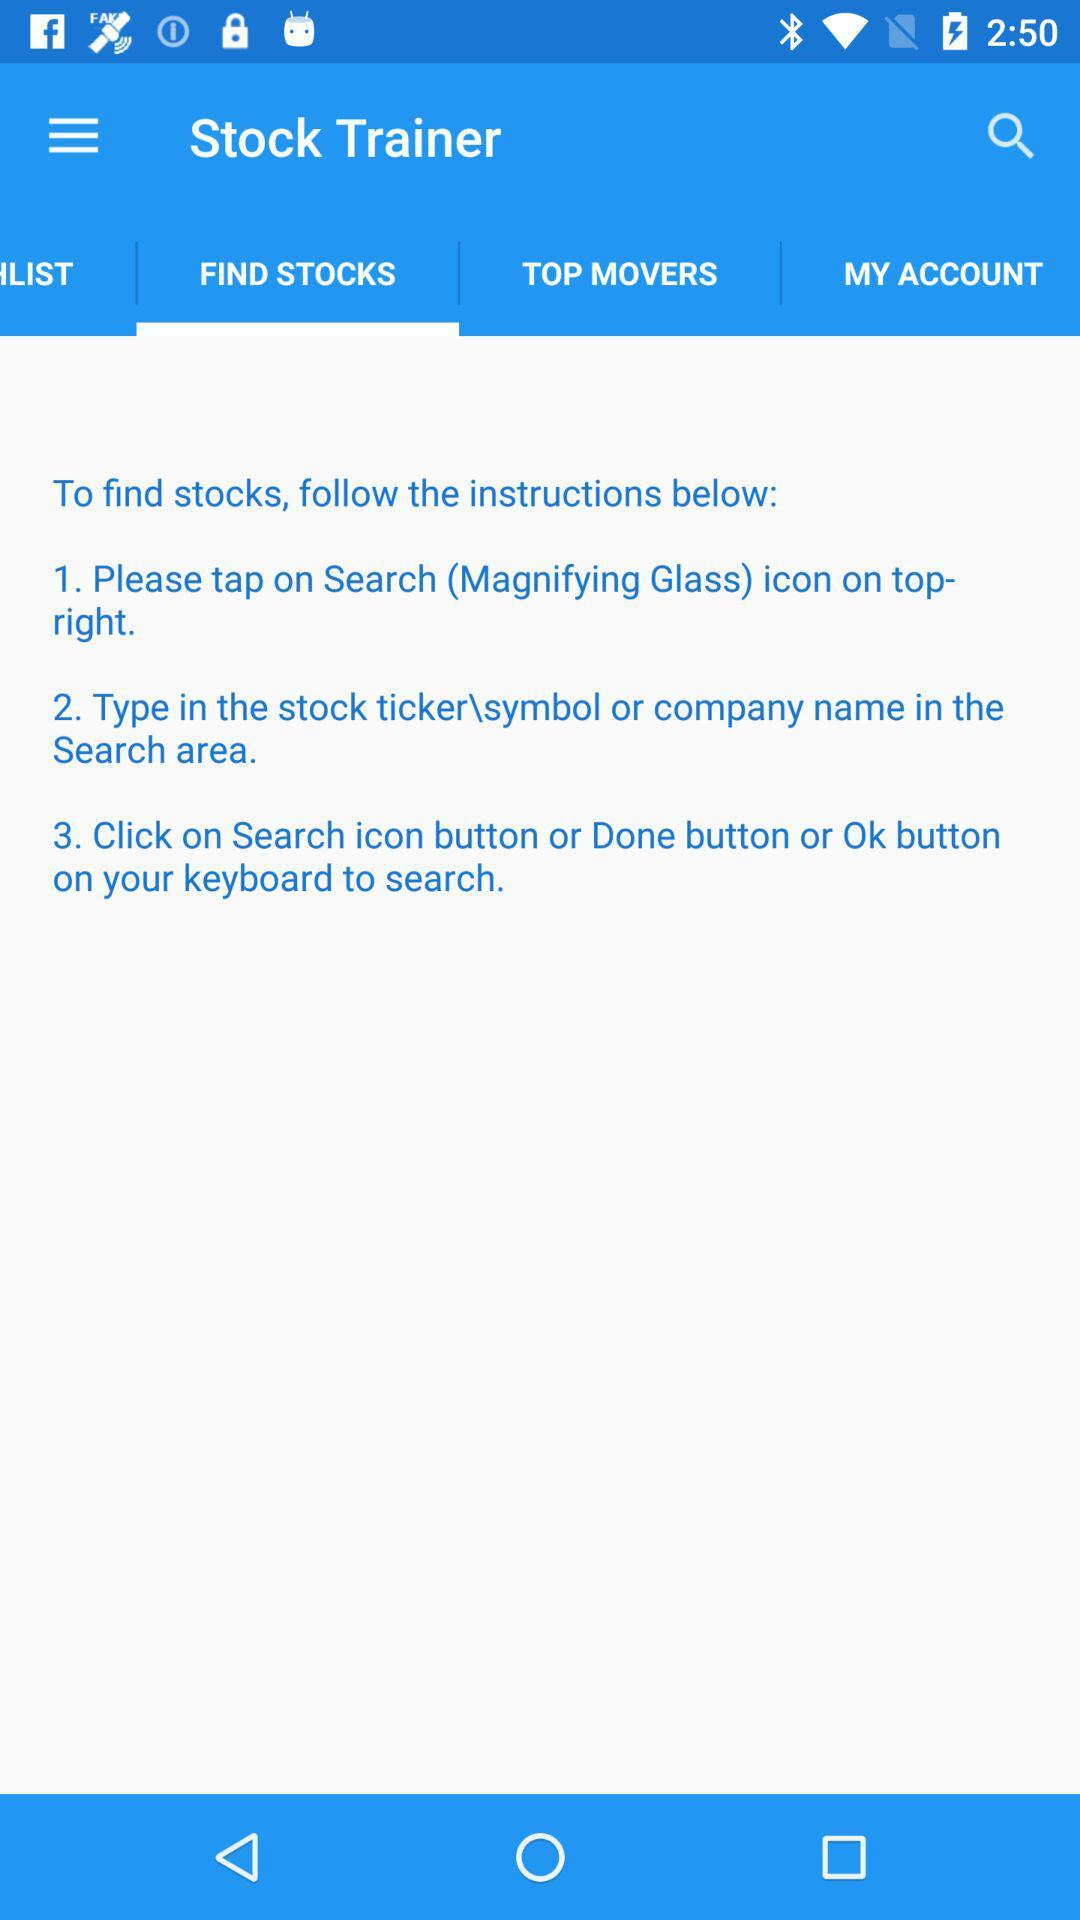  What do you see at coordinates (67, 272) in the screenshot?
I see `watchlist app` at bounding box center [67, 272].